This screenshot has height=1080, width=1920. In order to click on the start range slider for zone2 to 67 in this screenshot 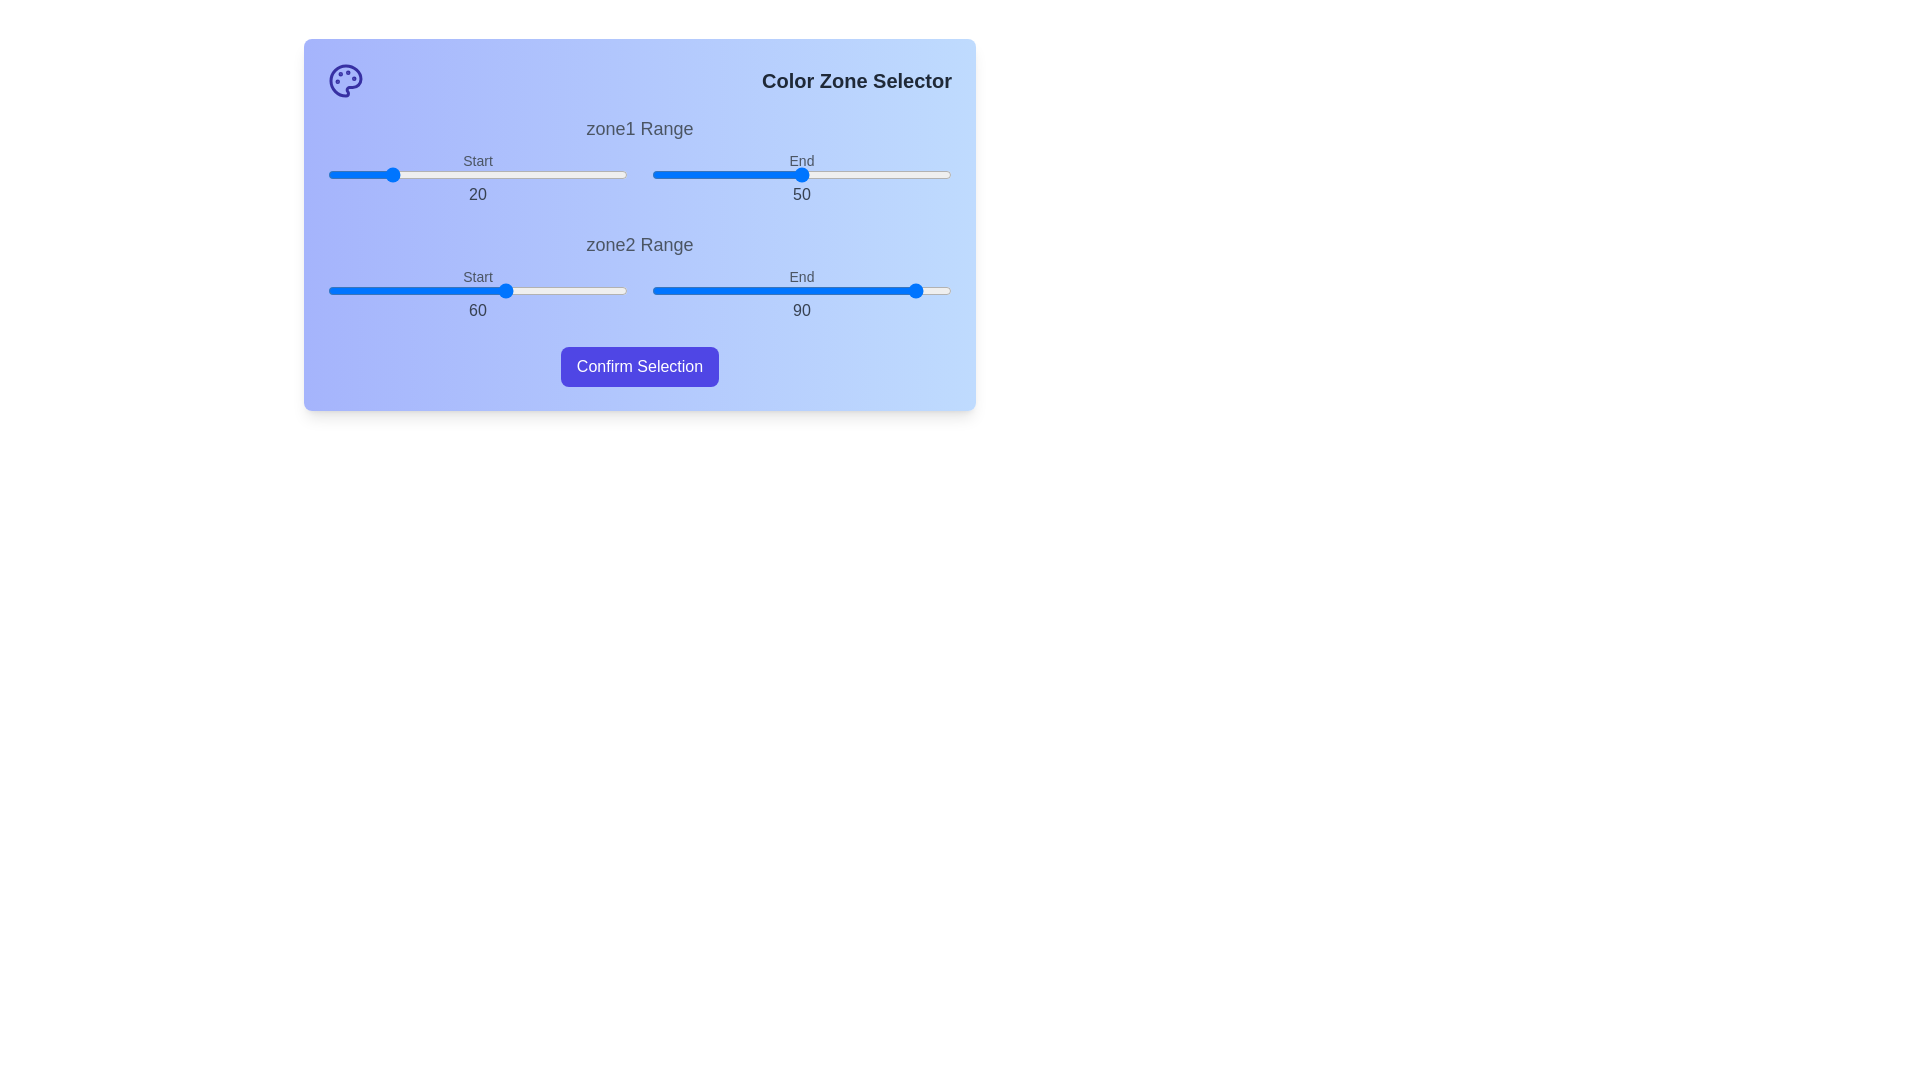, I will do `click(528, 290)`.